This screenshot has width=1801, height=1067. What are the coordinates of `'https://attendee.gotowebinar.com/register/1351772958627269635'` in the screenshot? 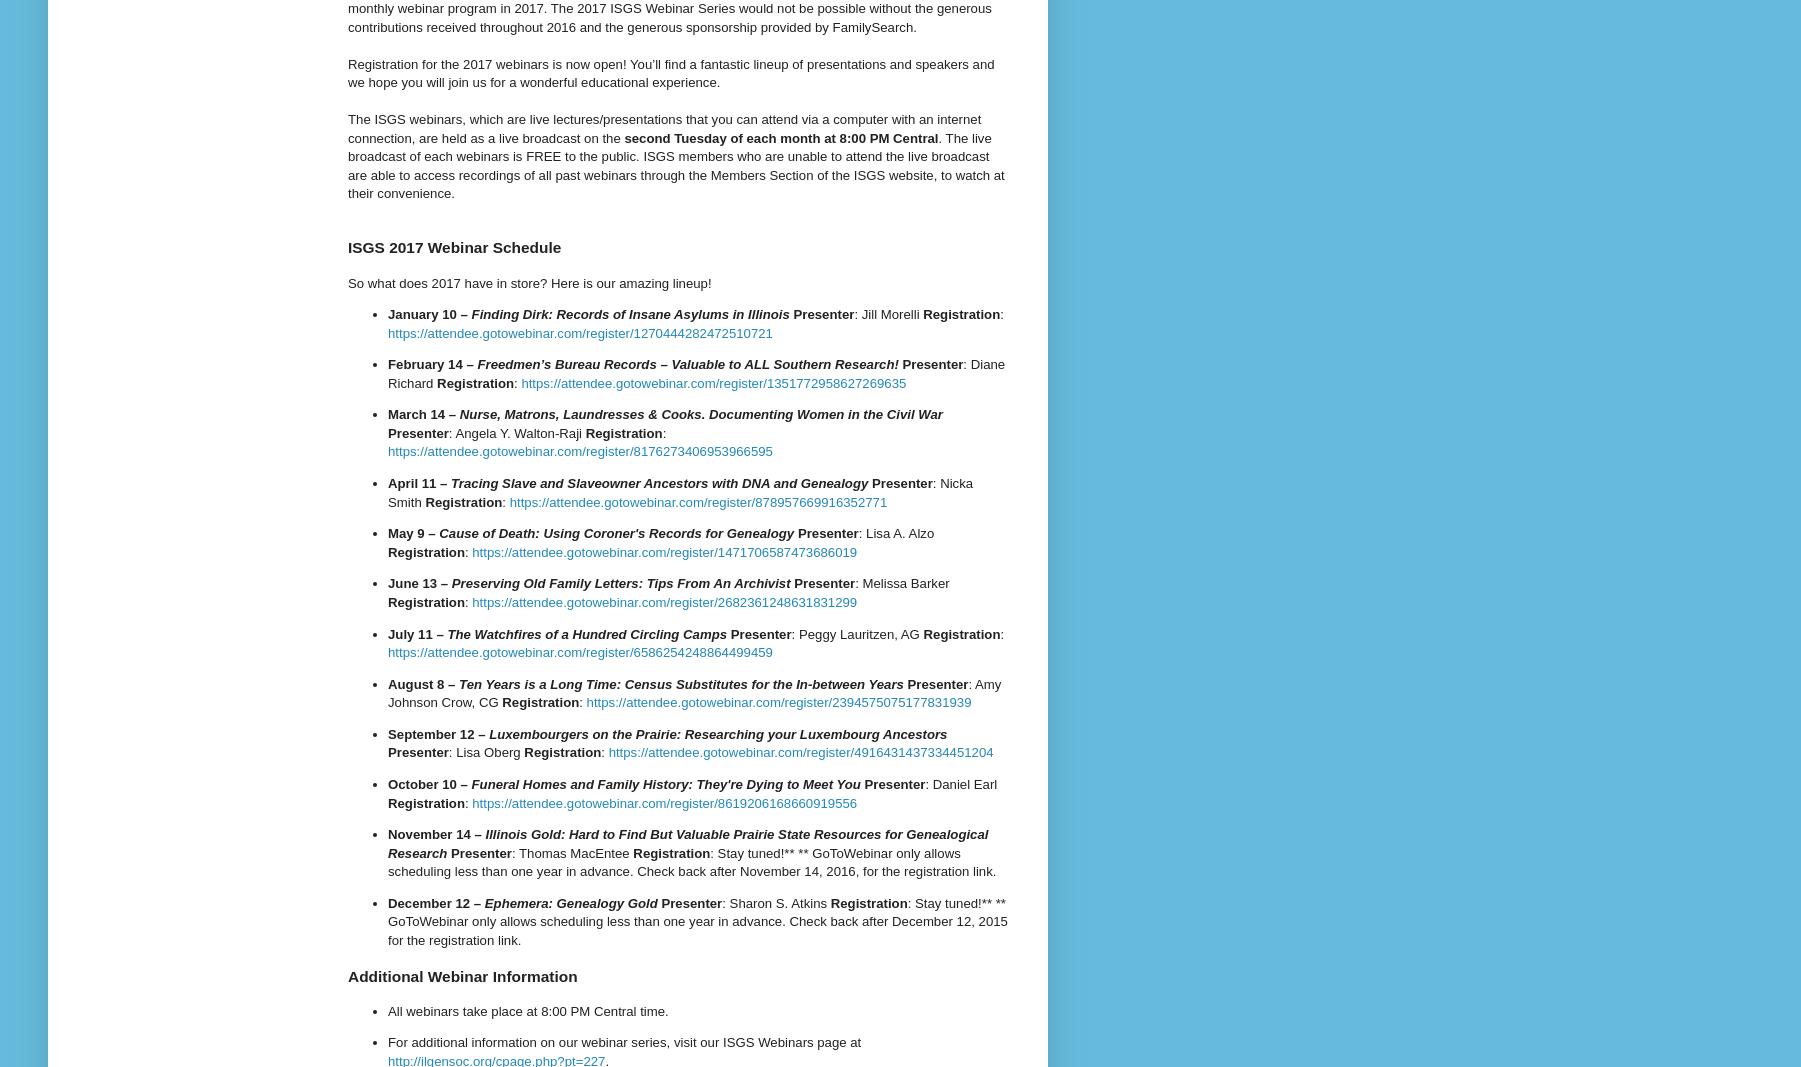 It's located at (713, 381).